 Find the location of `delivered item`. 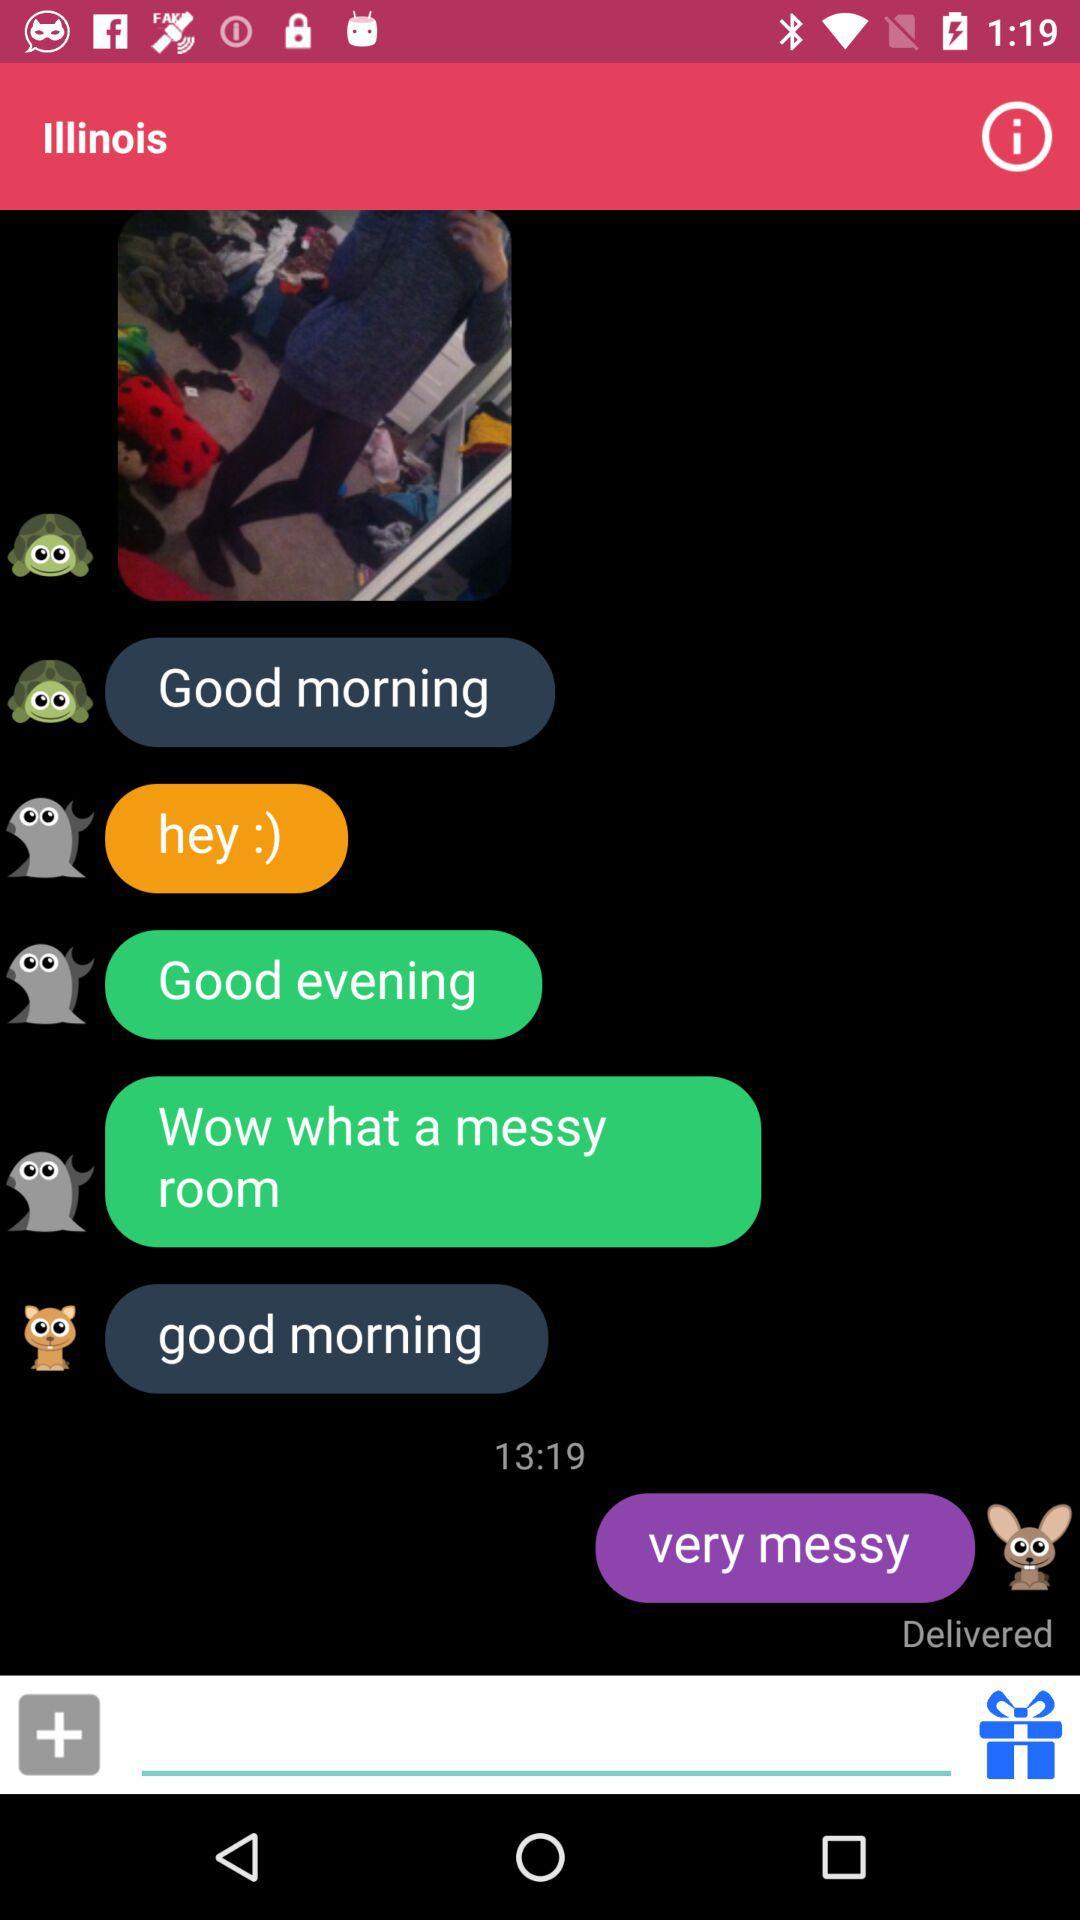

delivered item is located at coordinates (976, 1632).